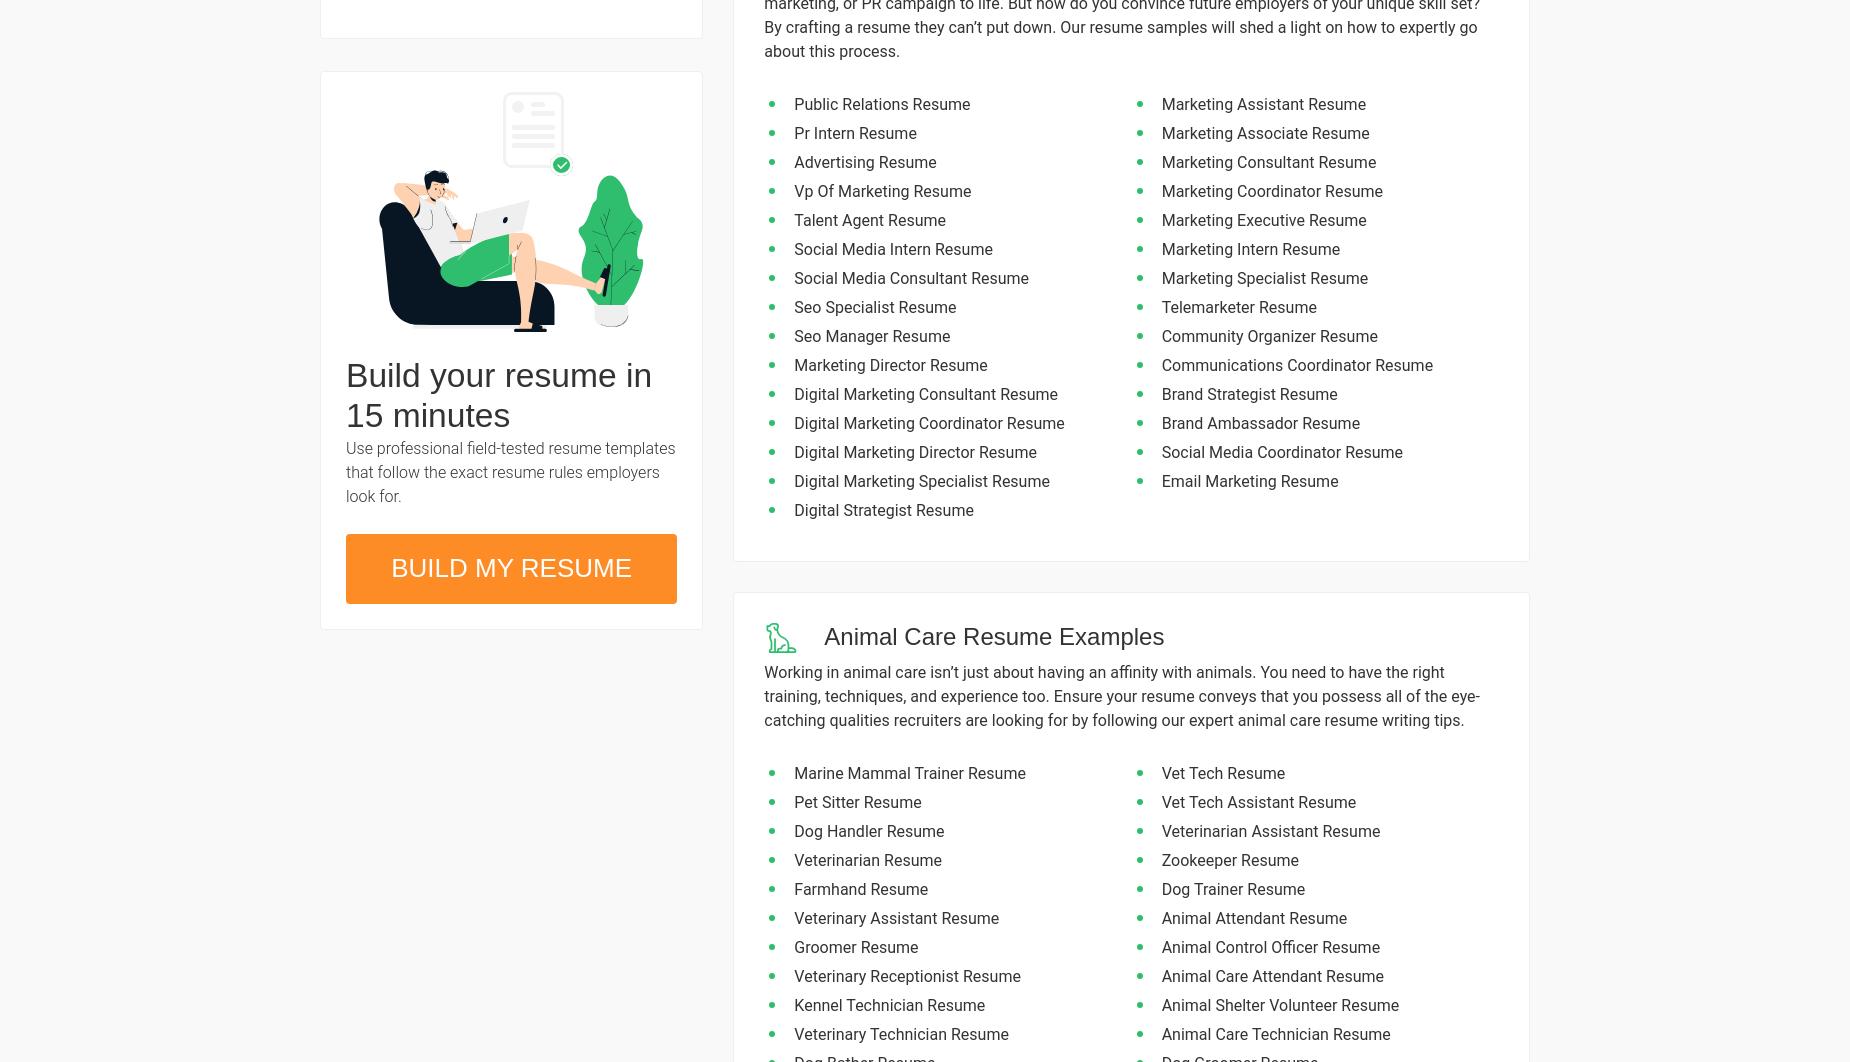 The height and width of the screenshot is (1062, 1850). Describe the element at coordinates (1160, 422) in the screenshot. I see `'Brand Ambassador Resume'` at that location.